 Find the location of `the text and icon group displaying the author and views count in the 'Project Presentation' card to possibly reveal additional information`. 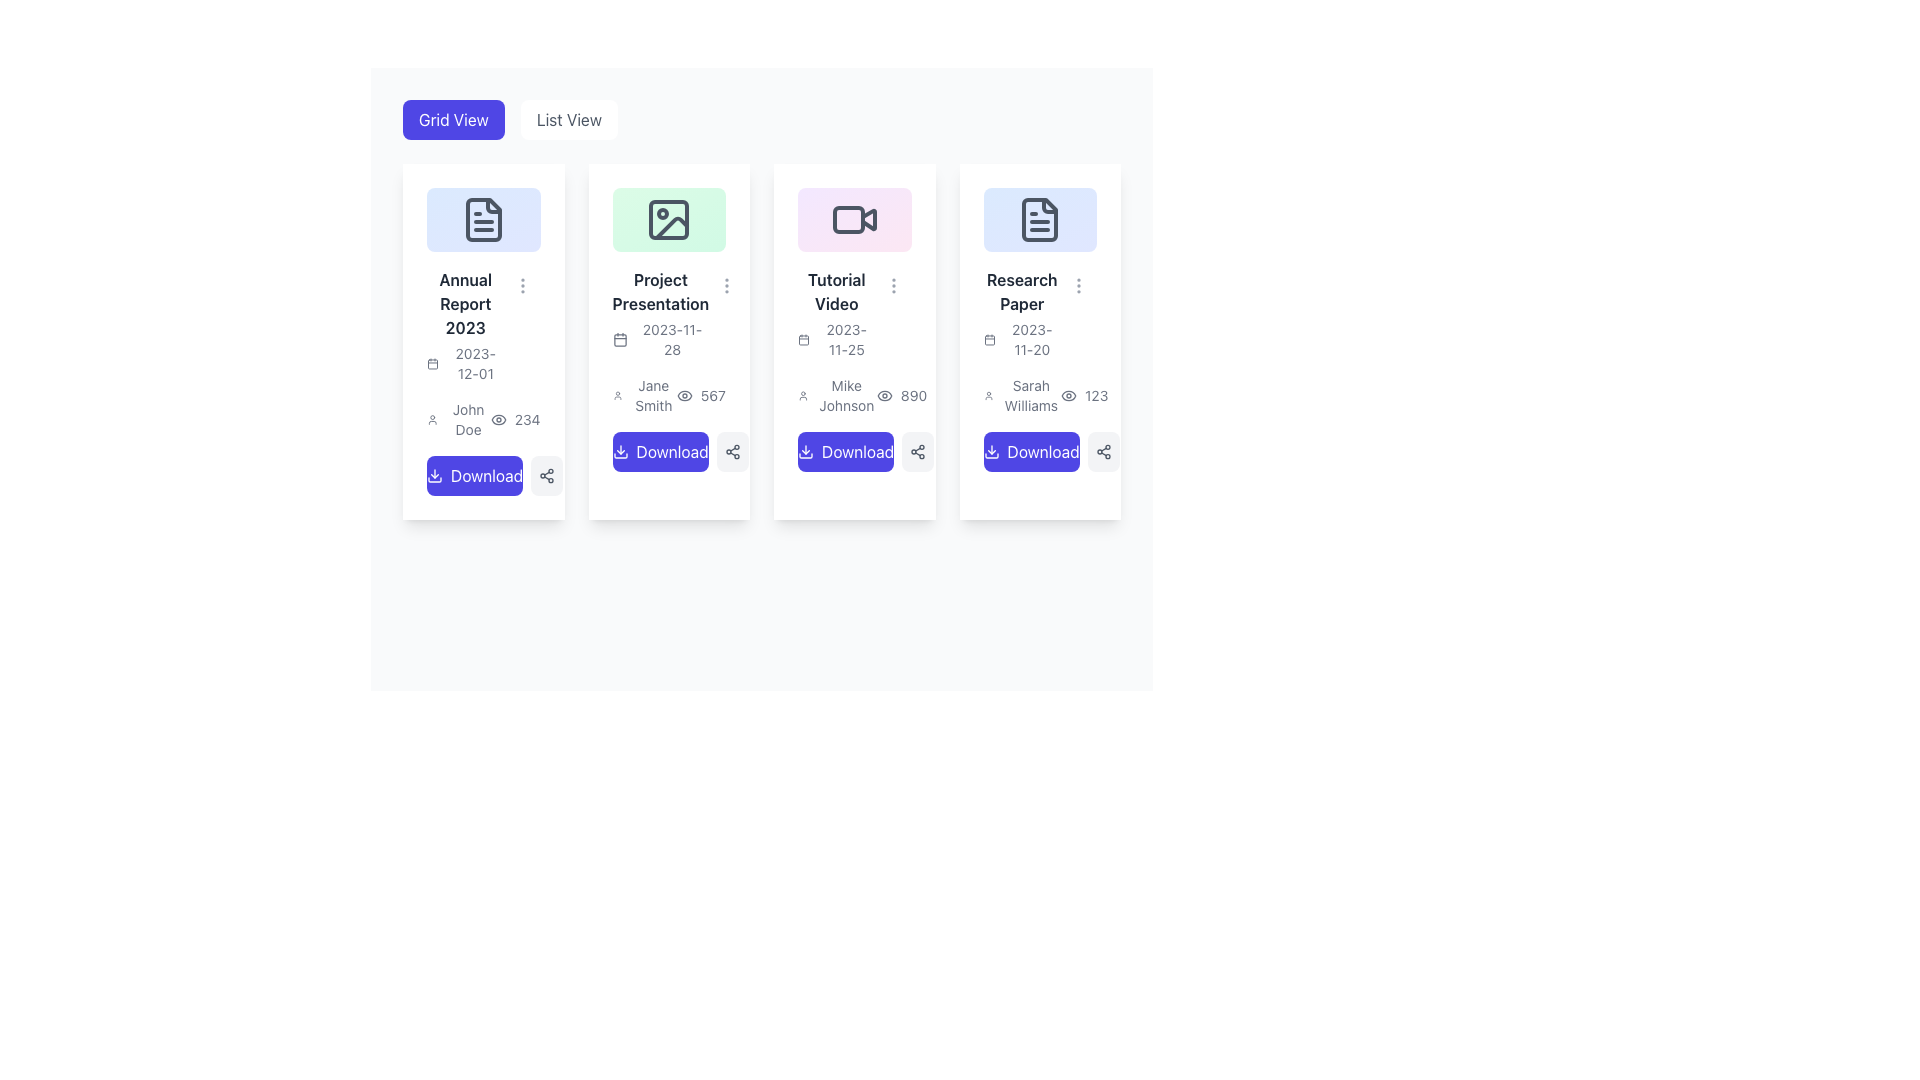

the text and icon group displaying the author and views count in the 'Project Presentation' card to possibly reveal additional information is located at coordinates (669, 395).